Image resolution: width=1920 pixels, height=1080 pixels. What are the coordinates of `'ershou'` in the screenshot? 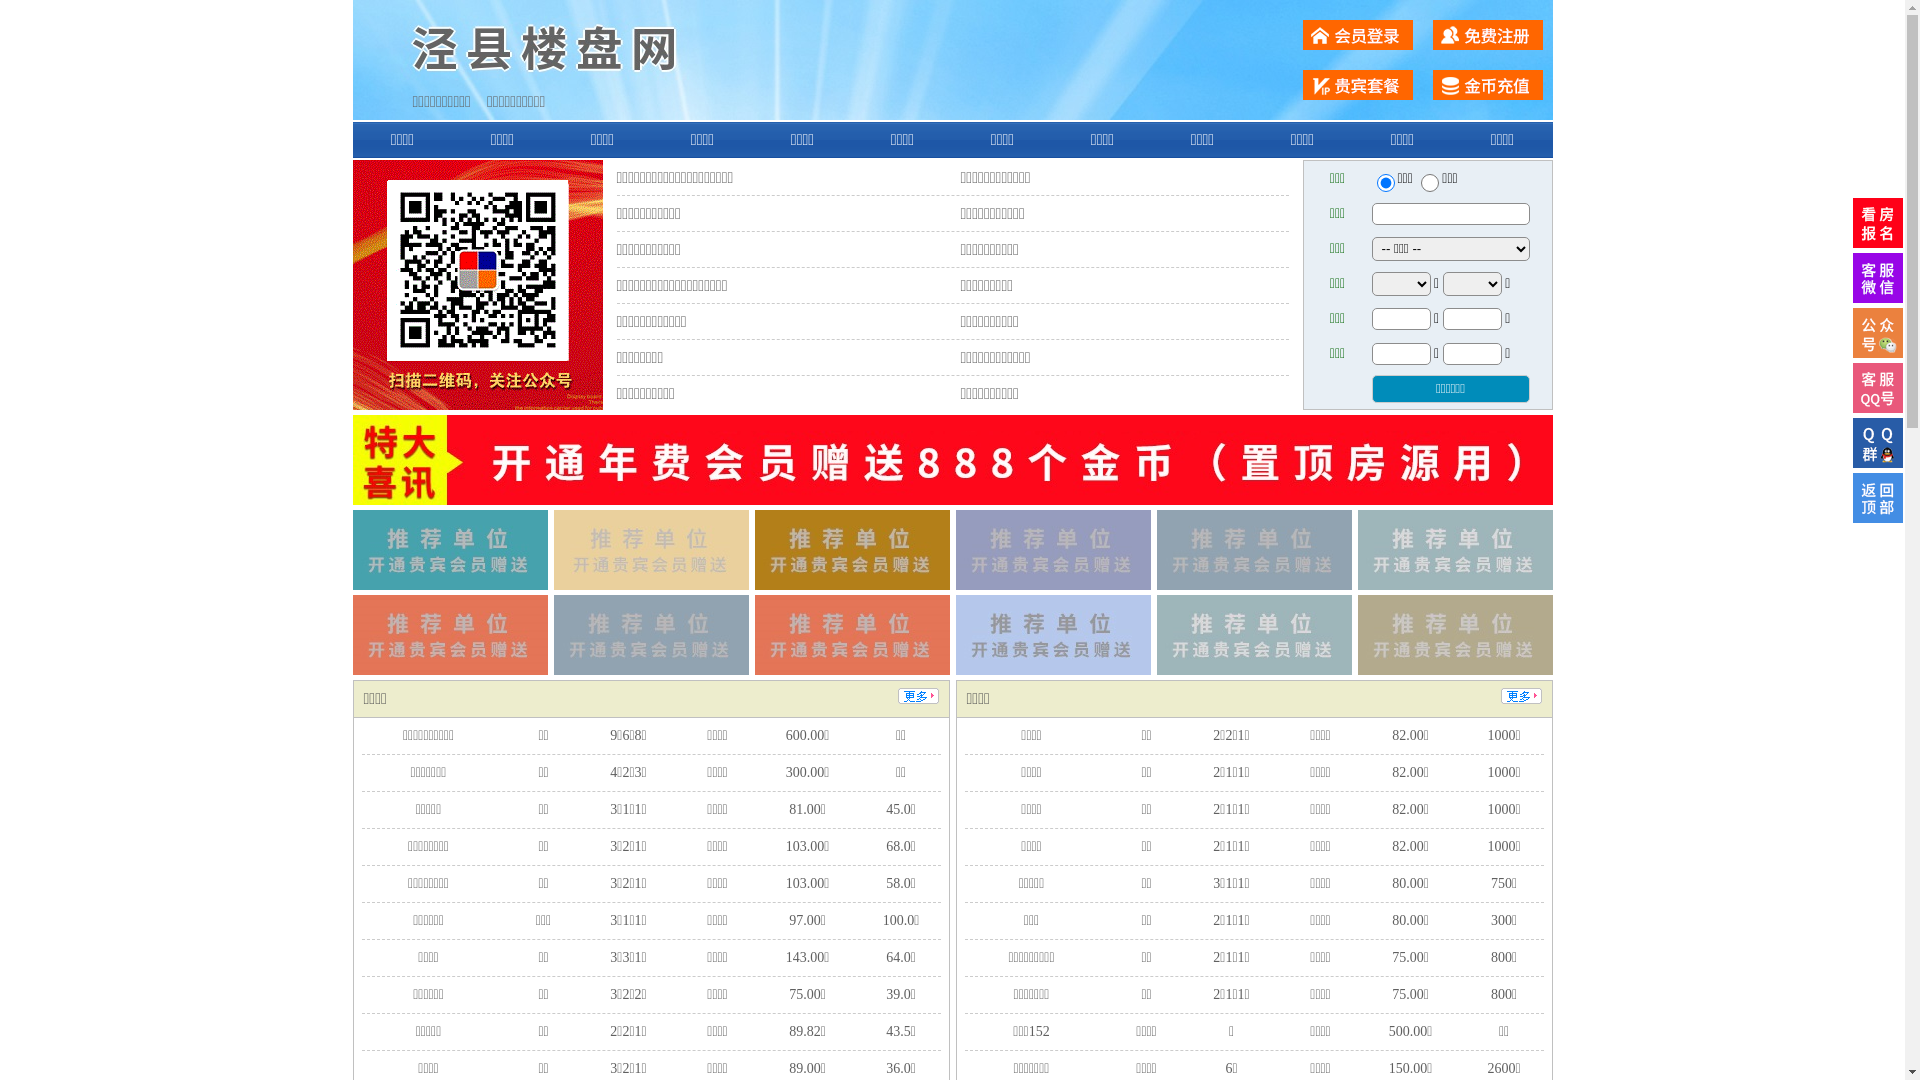 It's located at (1384, 182).